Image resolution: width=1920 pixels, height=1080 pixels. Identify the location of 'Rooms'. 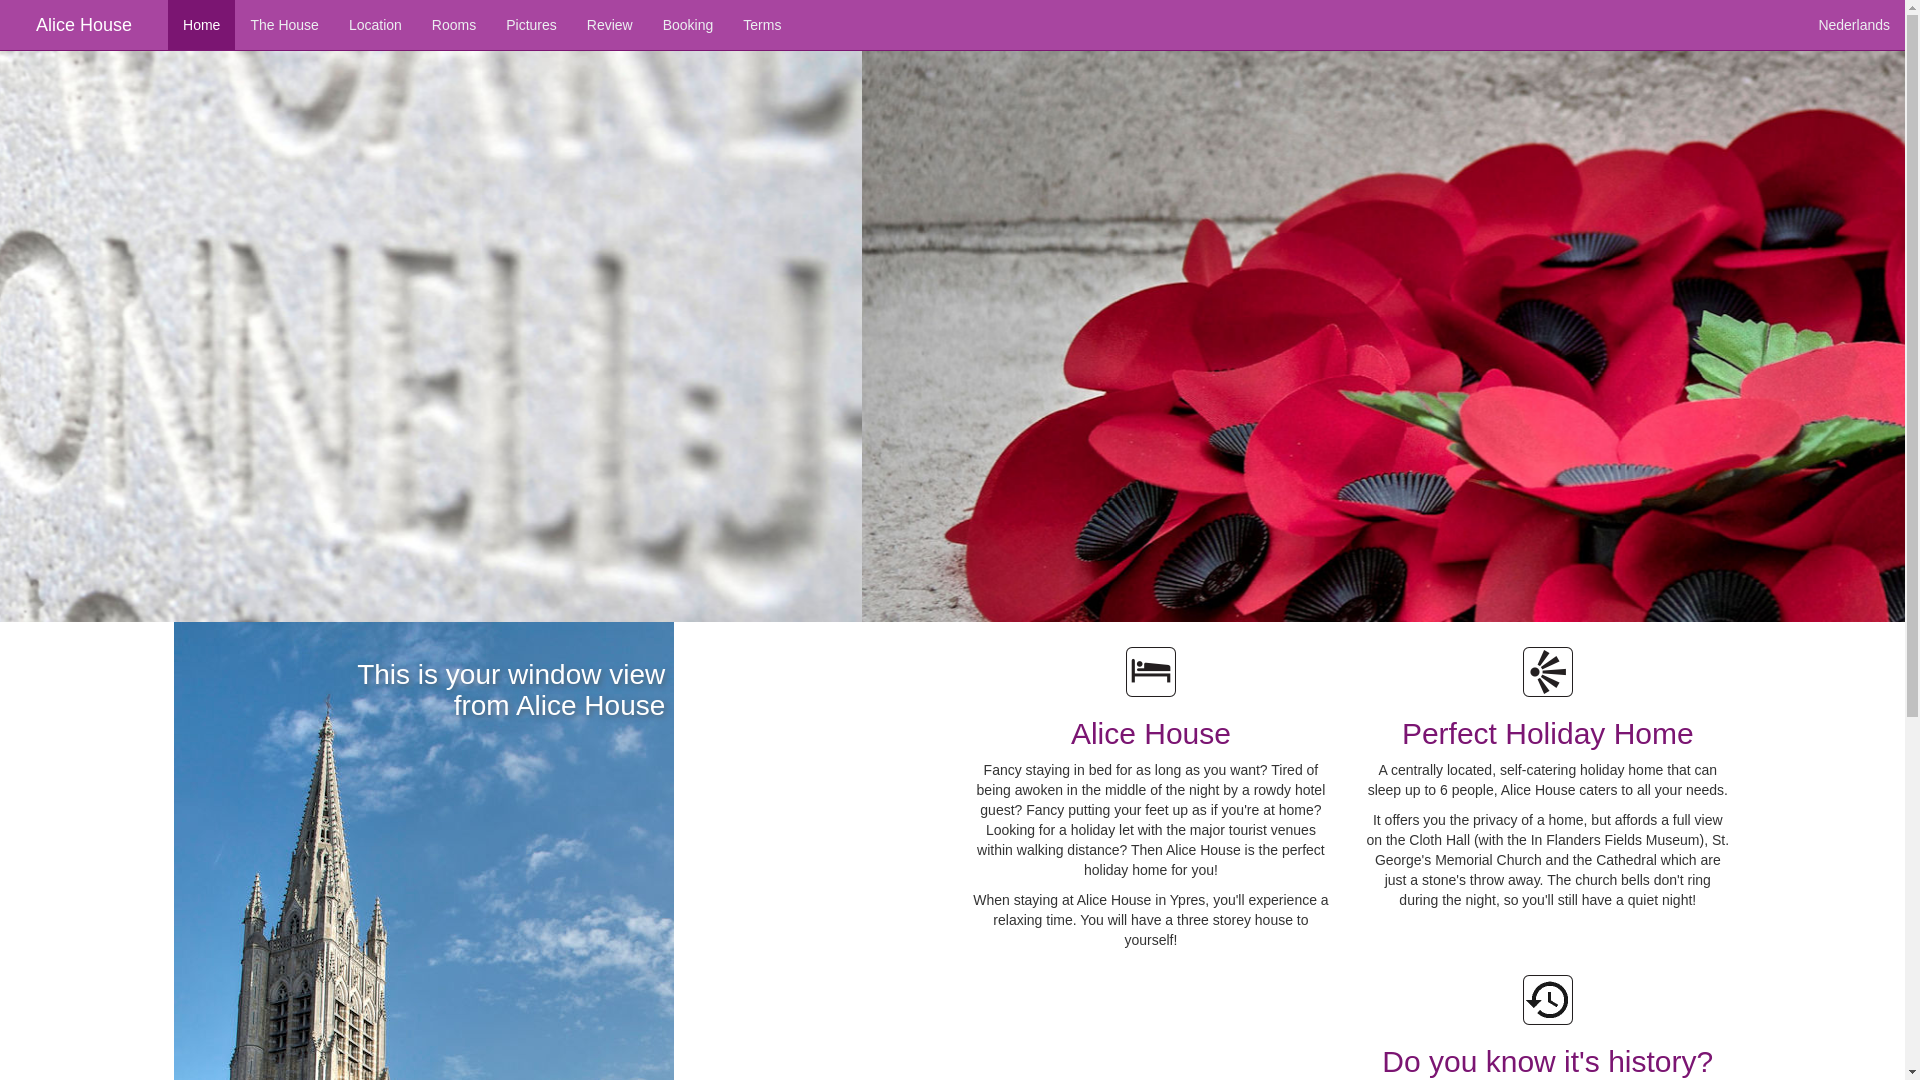
(416, 24).